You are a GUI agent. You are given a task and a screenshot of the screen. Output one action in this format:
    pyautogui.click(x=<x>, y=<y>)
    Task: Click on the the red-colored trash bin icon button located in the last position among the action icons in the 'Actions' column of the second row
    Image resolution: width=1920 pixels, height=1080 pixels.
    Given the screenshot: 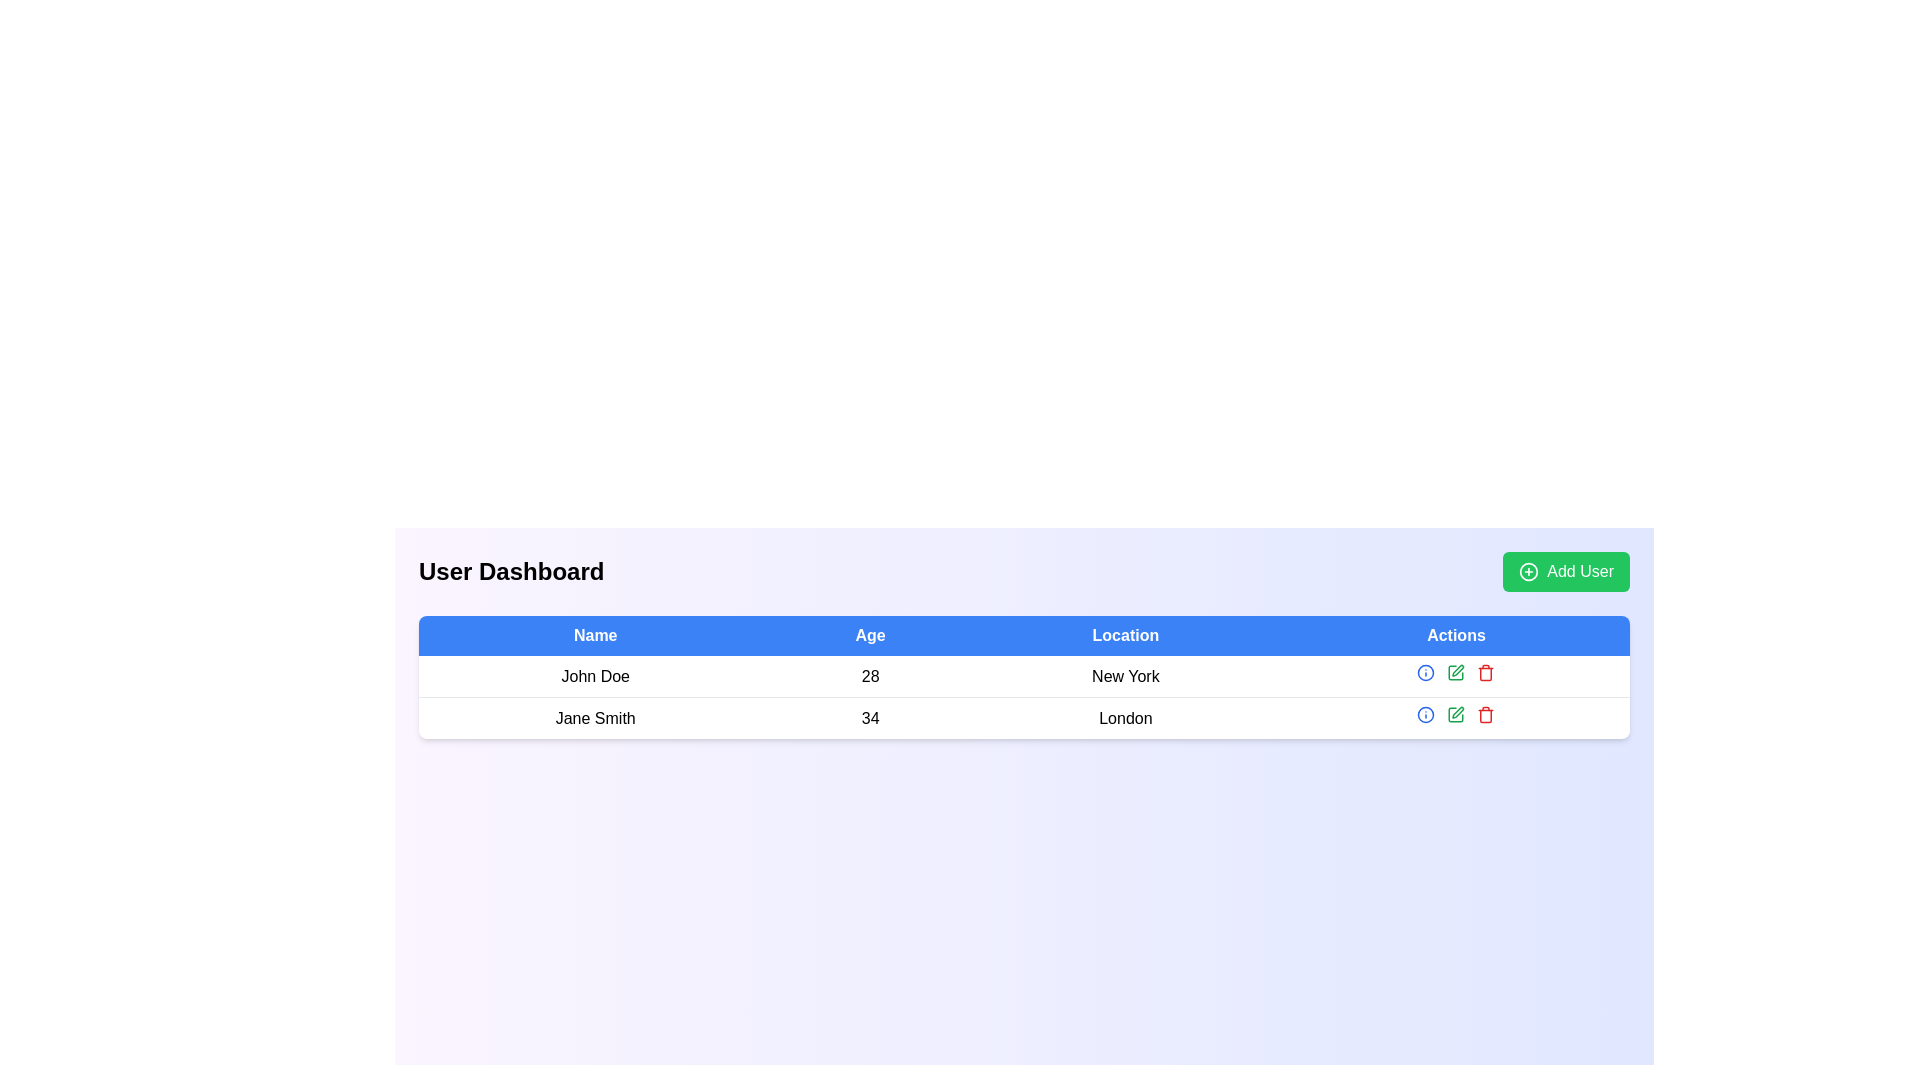 What is the action you would take?
    pyautogui.click(x=1486, y=672)
    